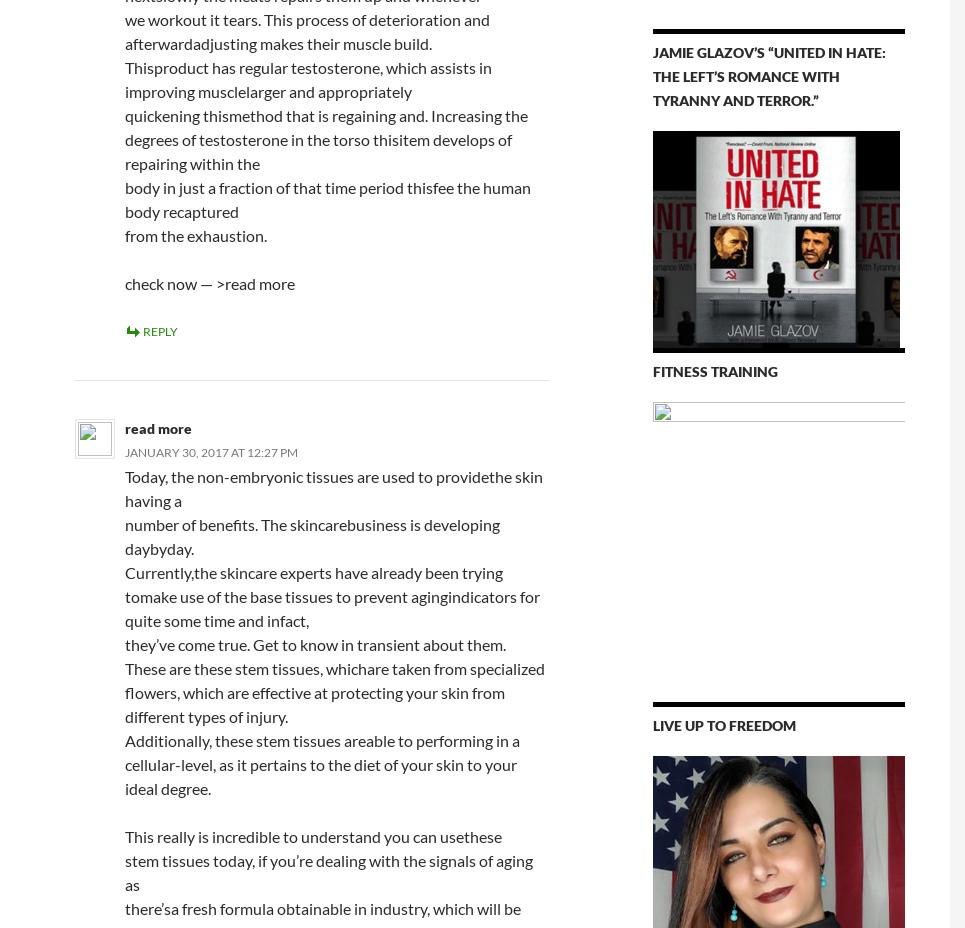  What do you see at coordinates (332, 680) in the screenshot?
I see `'they’ve come true. Get to know in transient about them. These are these stem tissues, whichare taken from specialized flowers, which are effective at protecting your skin from different types of injury.'` at bounding box center [332, 680].